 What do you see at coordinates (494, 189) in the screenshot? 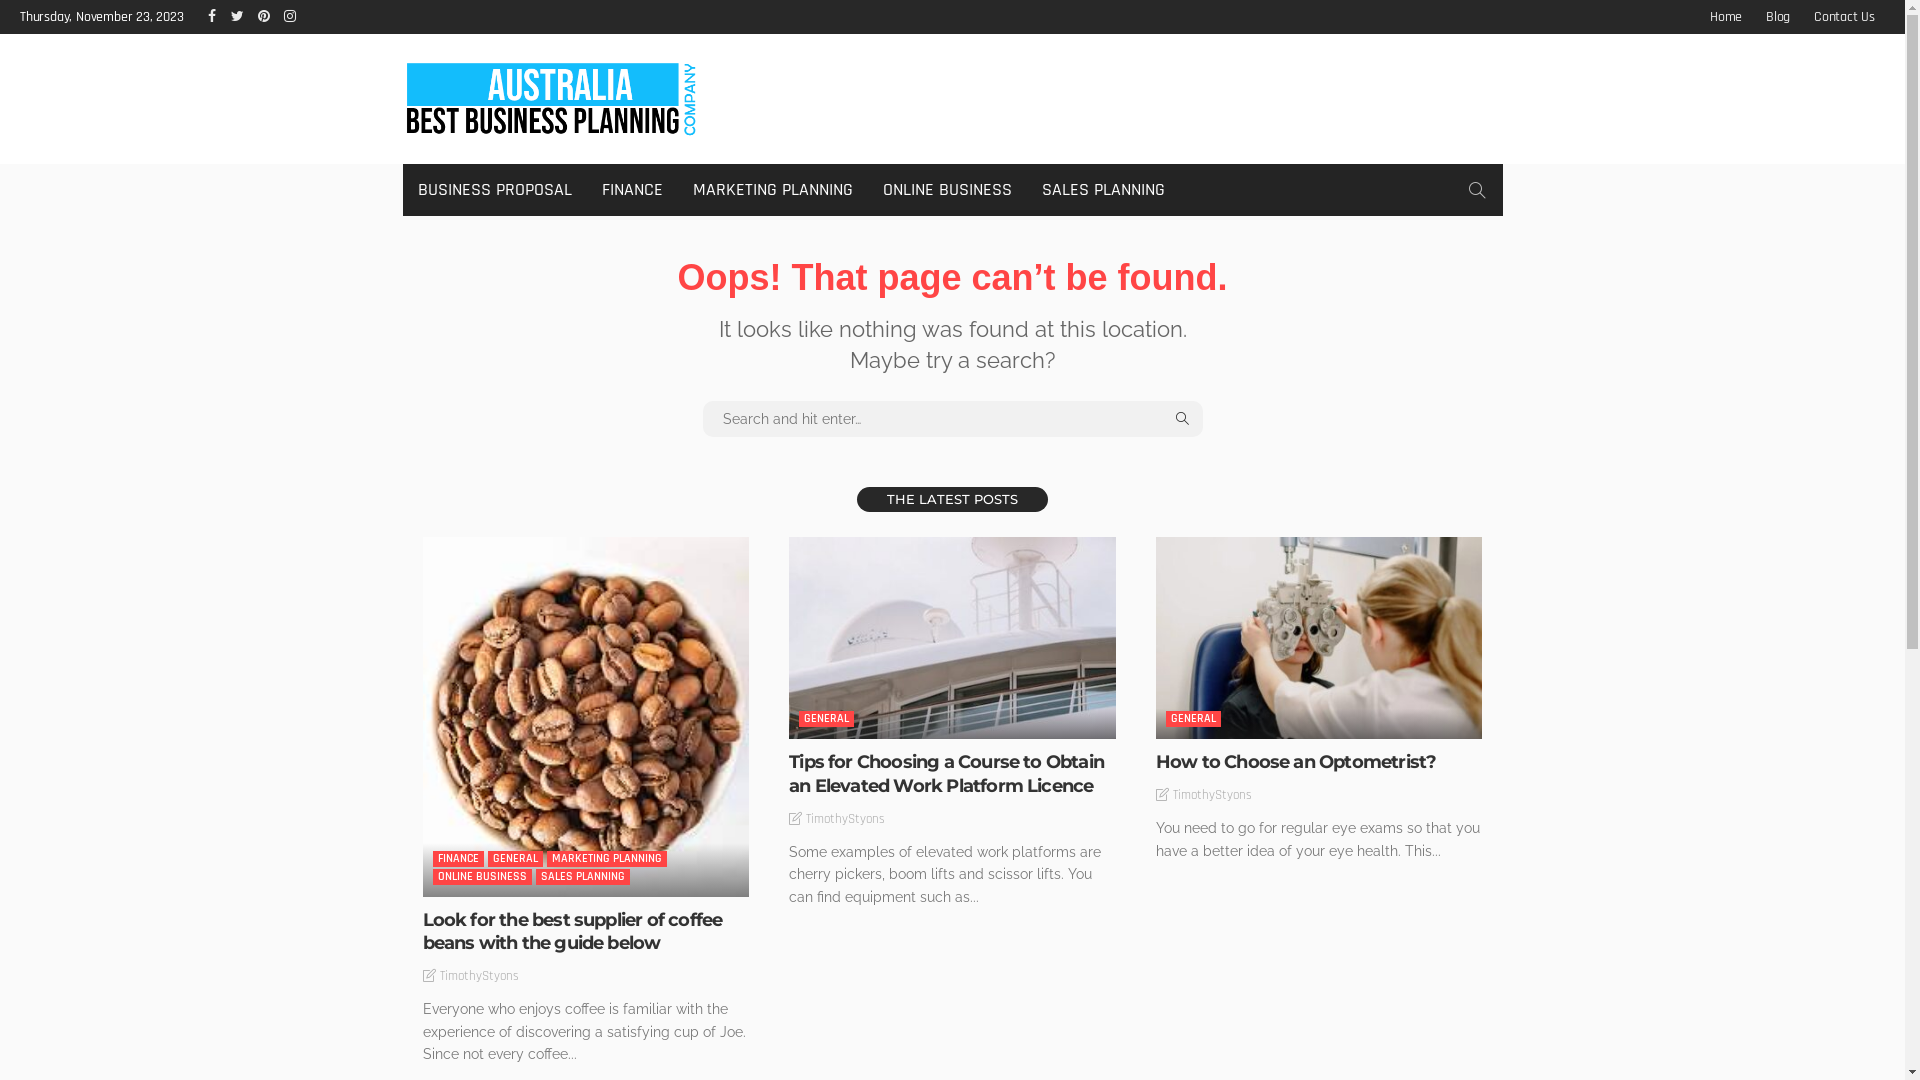
I see `'BUSINESS PROPOSAL'` at bounding box center [494, 189].